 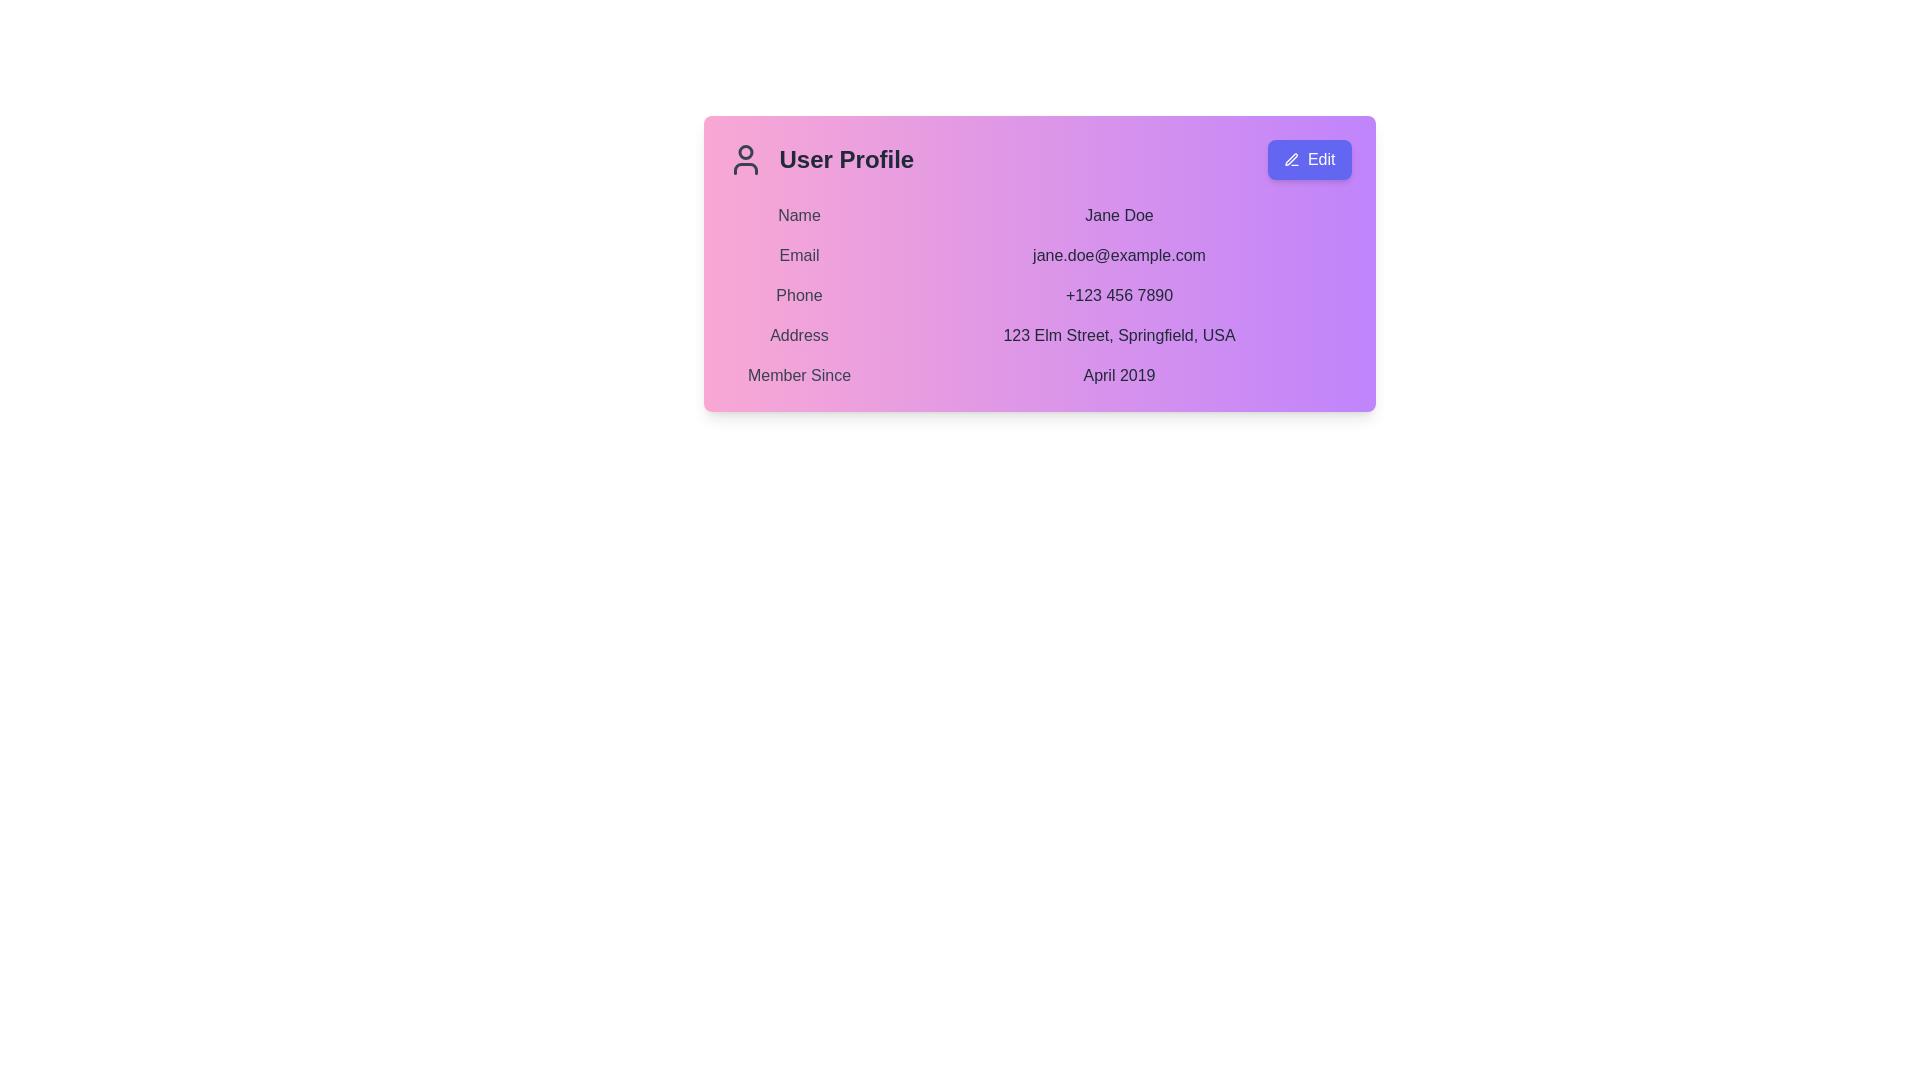 What do you see at coordinates (1118, 375) in the screenshot?
I see `date information displayed in the text label 'April 2019', which is aligned with the 'Member Since' label on the user profile card` at bounding box center [1118, 375].